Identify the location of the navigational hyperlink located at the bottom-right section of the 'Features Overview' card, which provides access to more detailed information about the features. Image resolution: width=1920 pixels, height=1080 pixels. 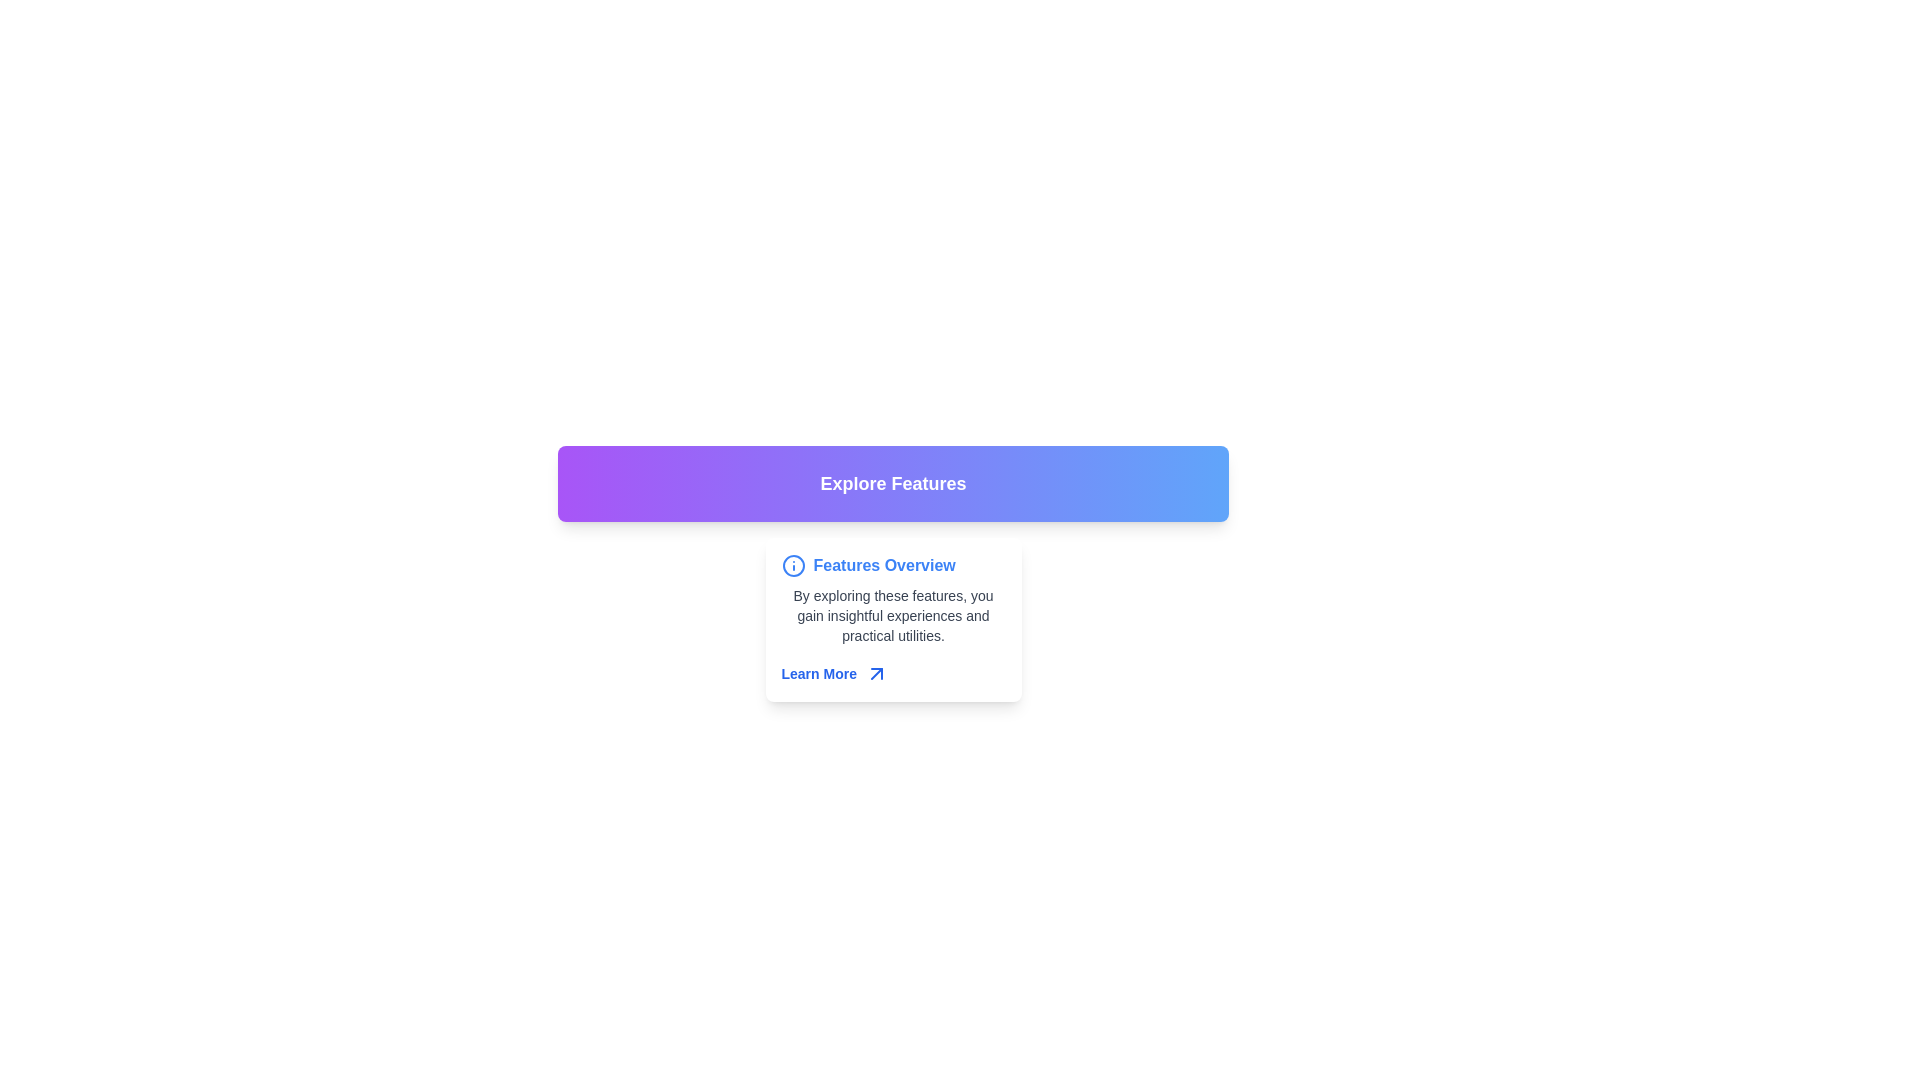
(892, 674).